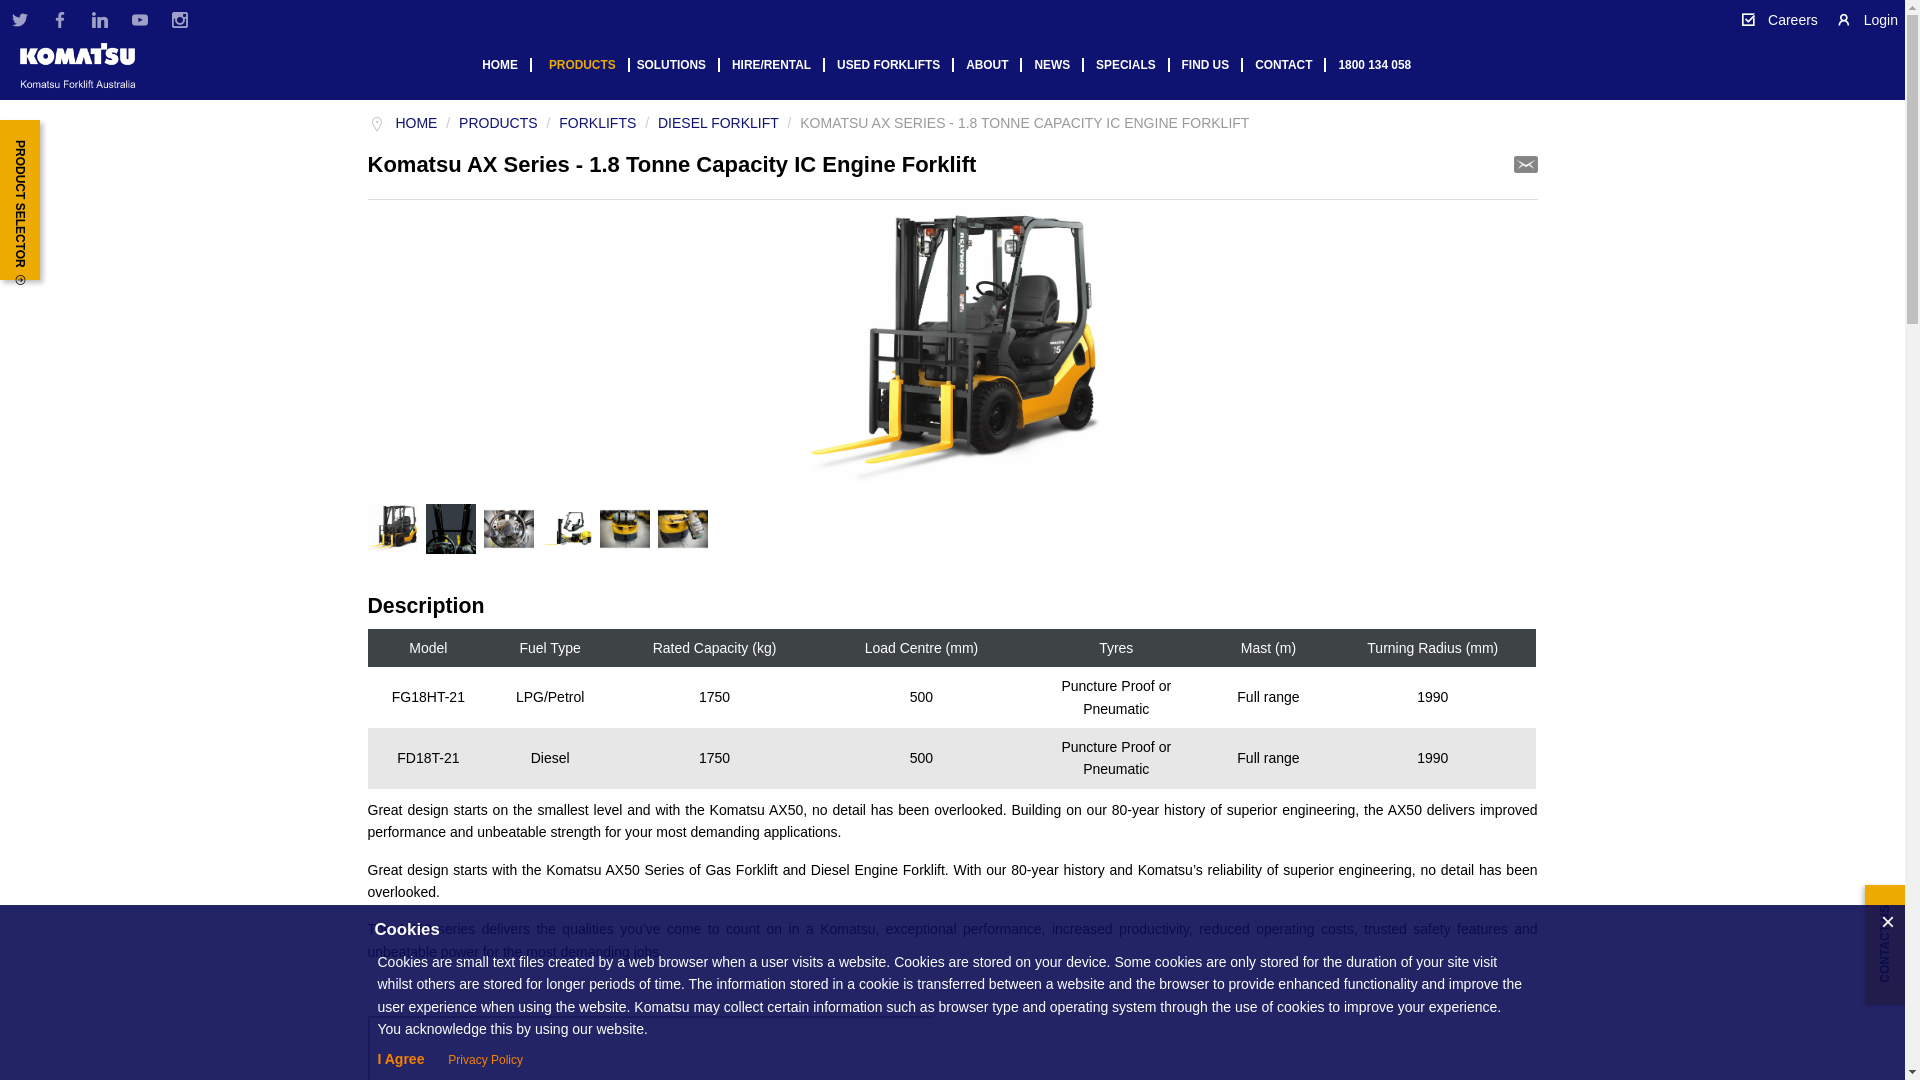 Image resolution: width=1920 pixels, height=1080 pixels. What do you see at coordinates (400, 1058) in the screenshot?
I see `'I Agree'` at bounding box center [400, 1058].